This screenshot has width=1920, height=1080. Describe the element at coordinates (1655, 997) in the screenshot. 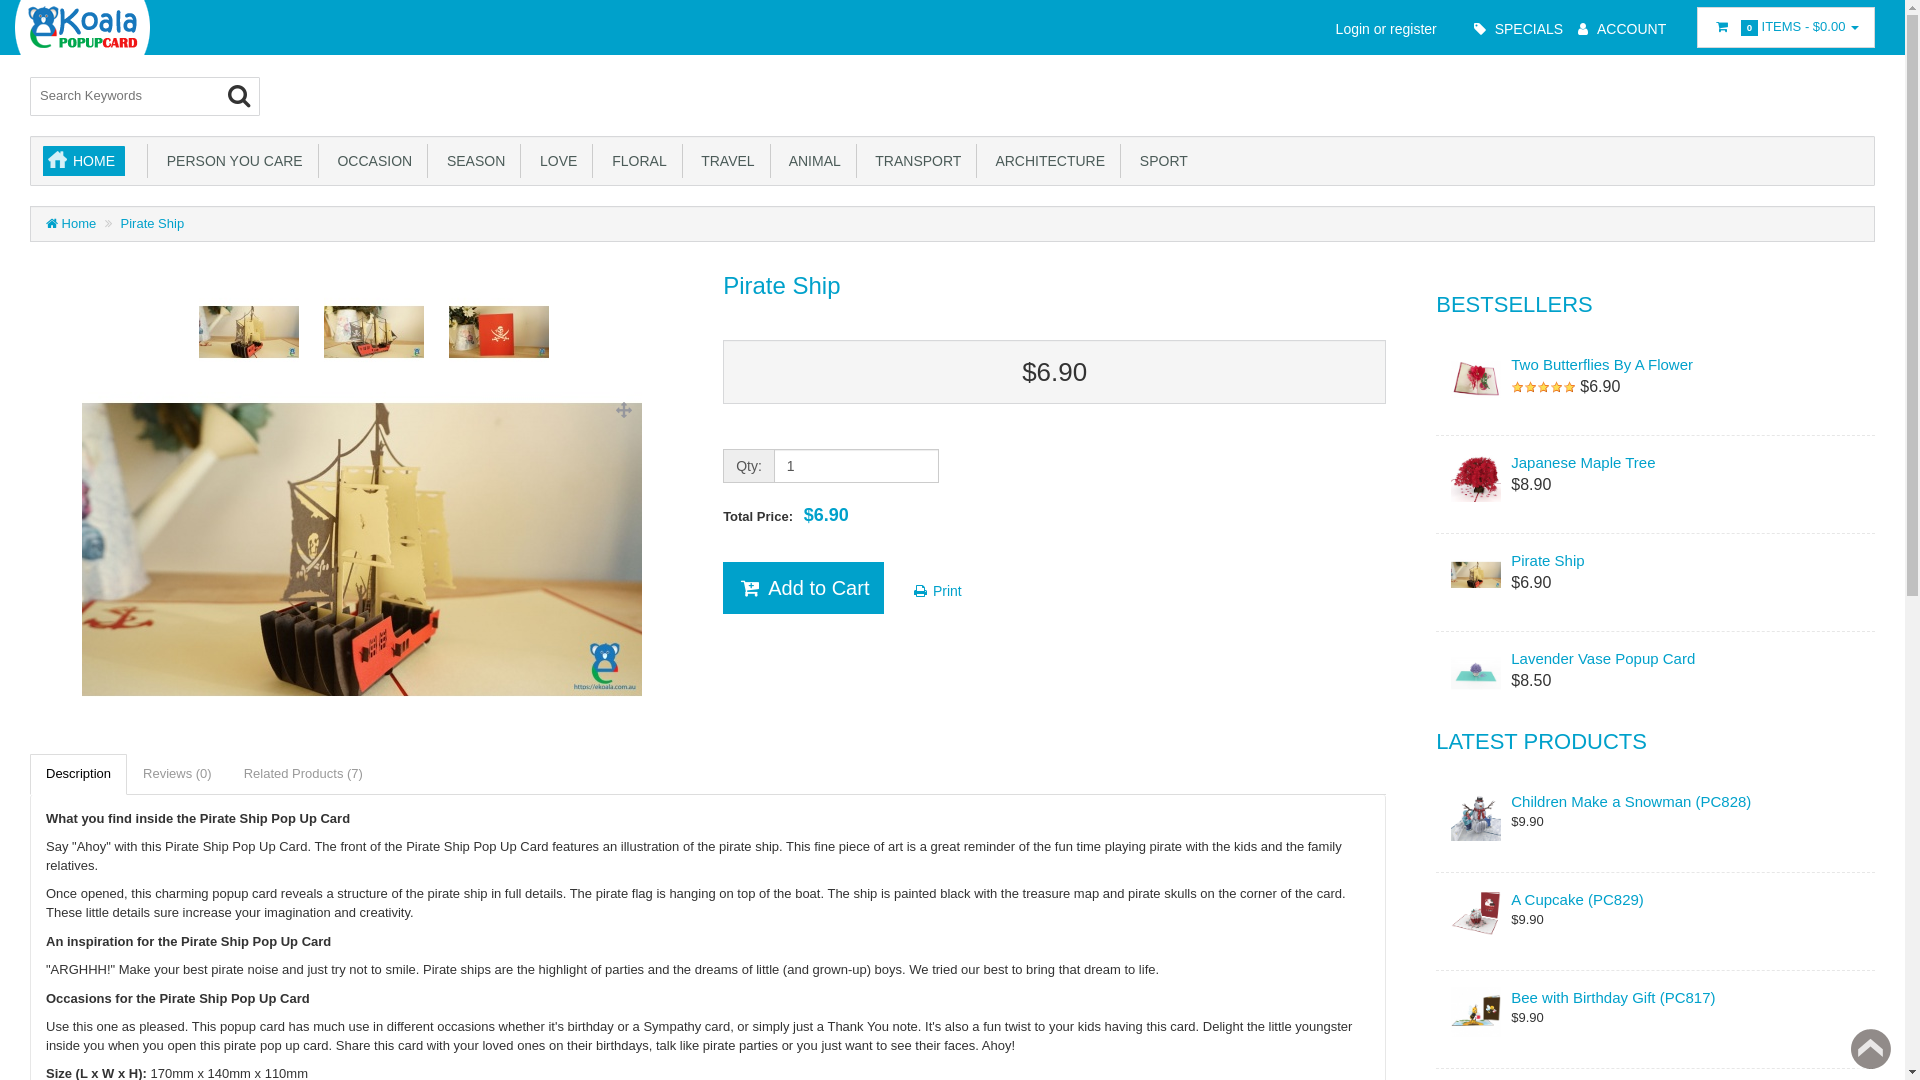

I see `'Bee with Birthday Gift (PC817)'` at that location.